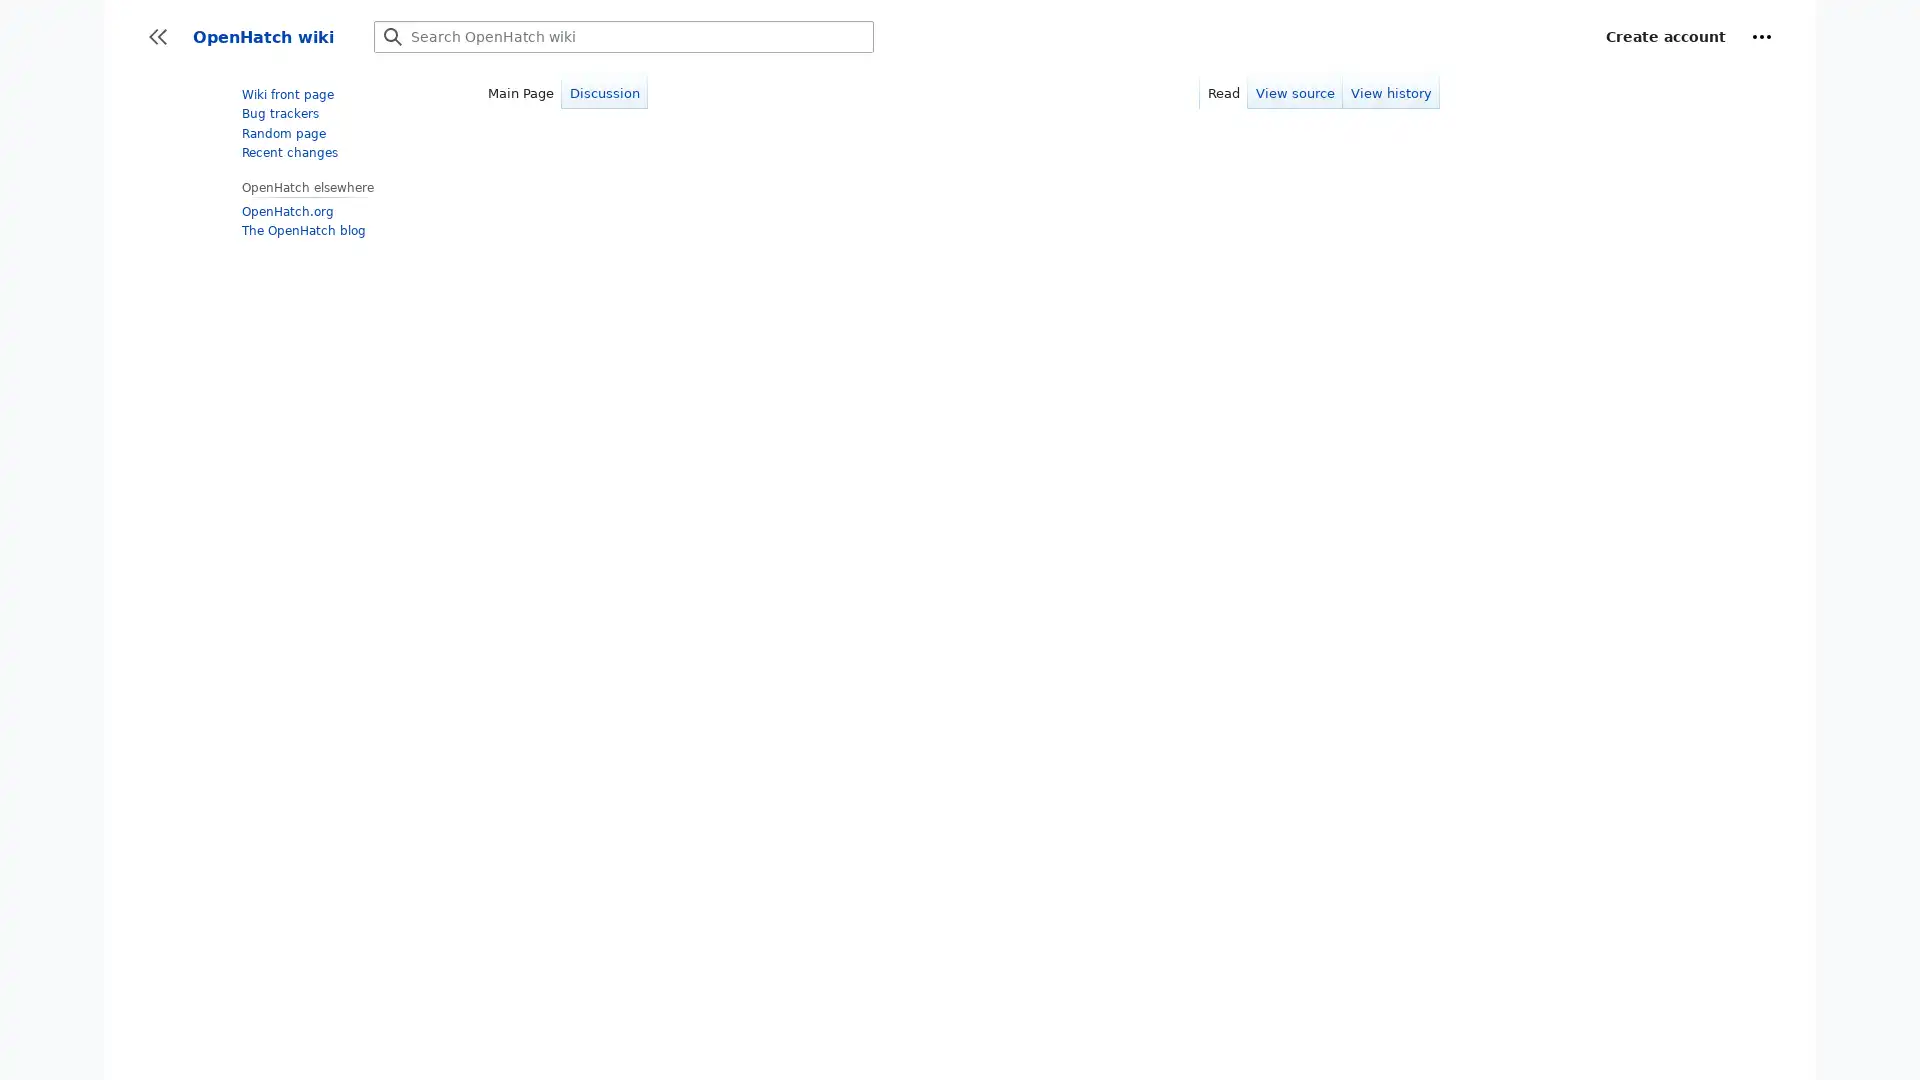  Describe the element at coordinates (1445, 1054) in the screenshot. I see `OK` at that location.